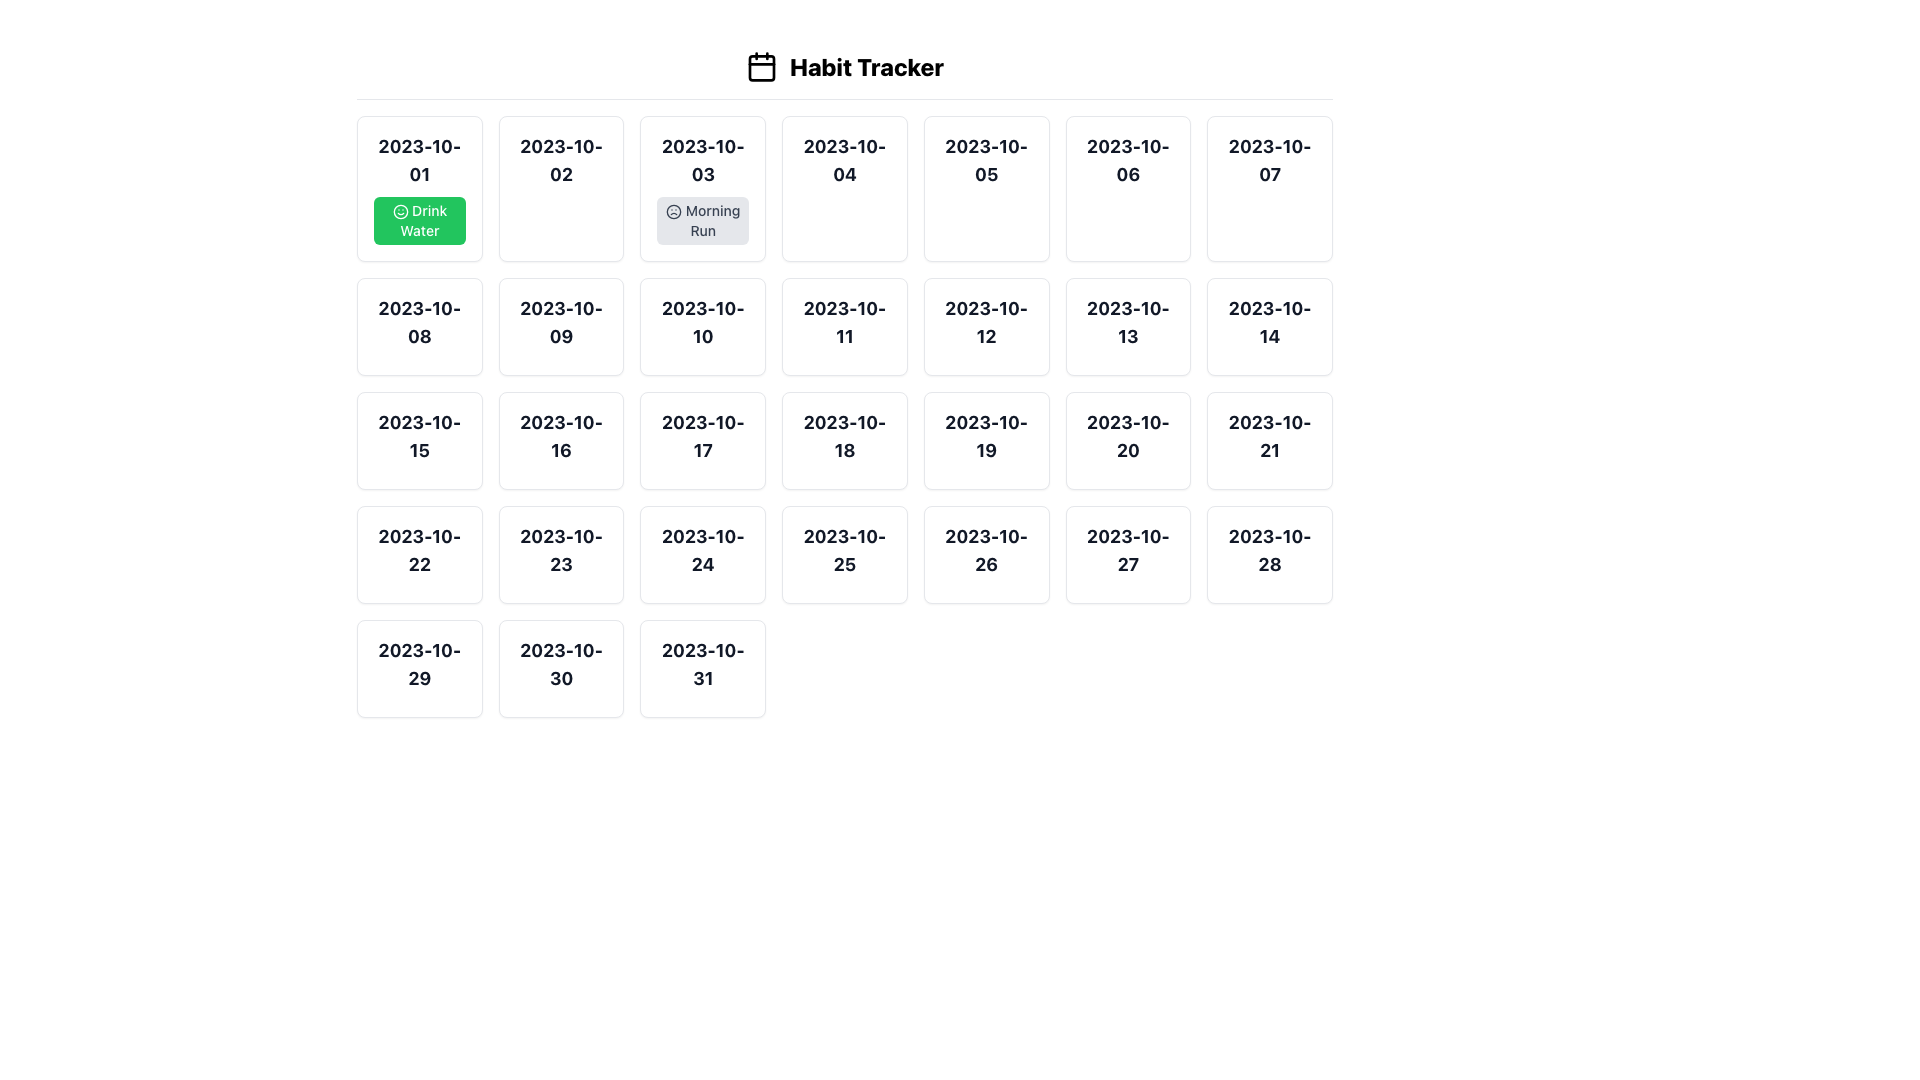 This screenshot has height=1080, width=1920. What do you see at coordinates (703, 160) in the screenshot?
I see `the text label representing the date '2023-10-03' at the top-center of the card labeled '2023-10-03 Morning Run'` at bounding box center [703, 160].